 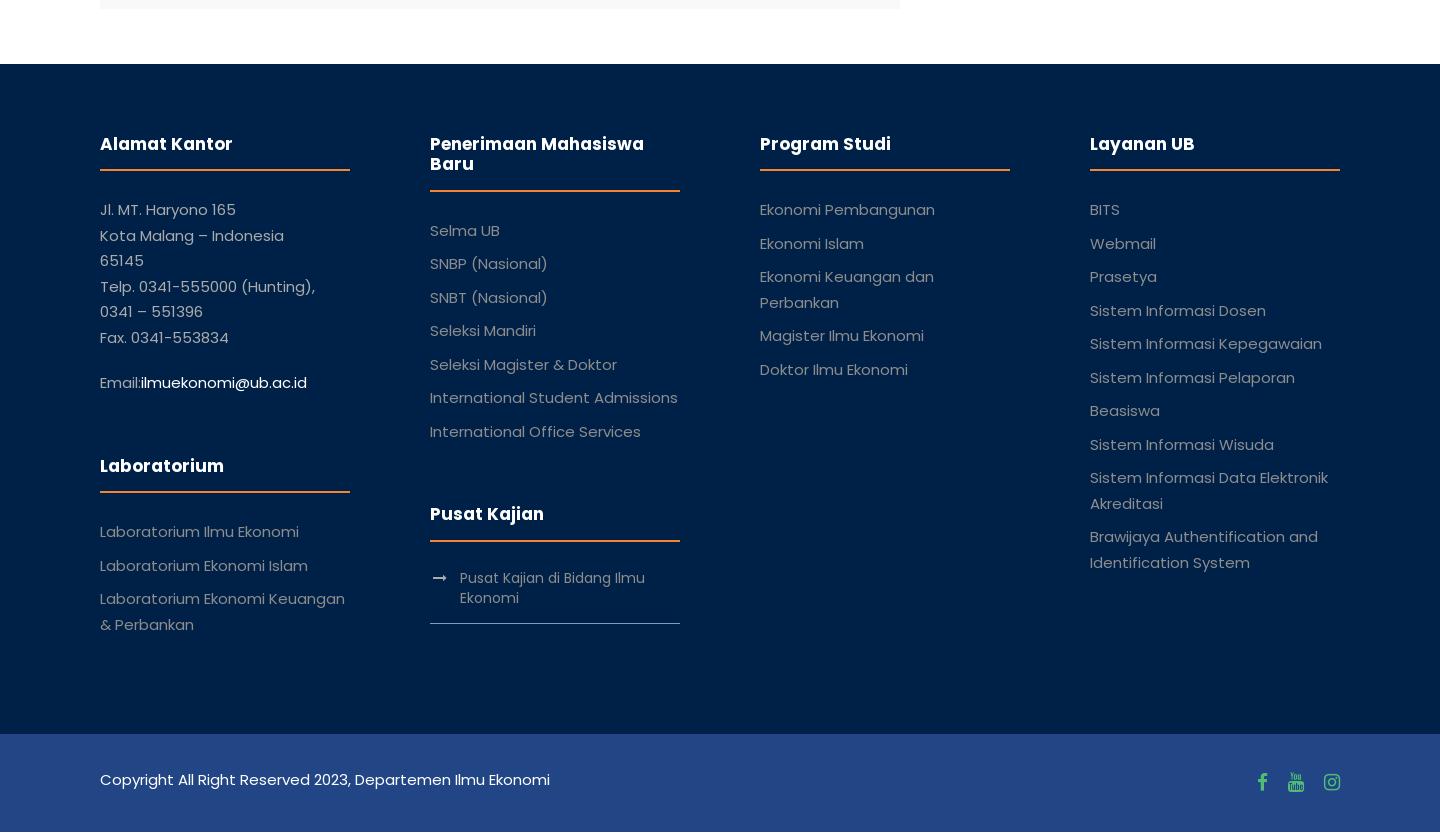 I want to click on 'Ekonomi Pembangunan', so click(x=846, y=209).